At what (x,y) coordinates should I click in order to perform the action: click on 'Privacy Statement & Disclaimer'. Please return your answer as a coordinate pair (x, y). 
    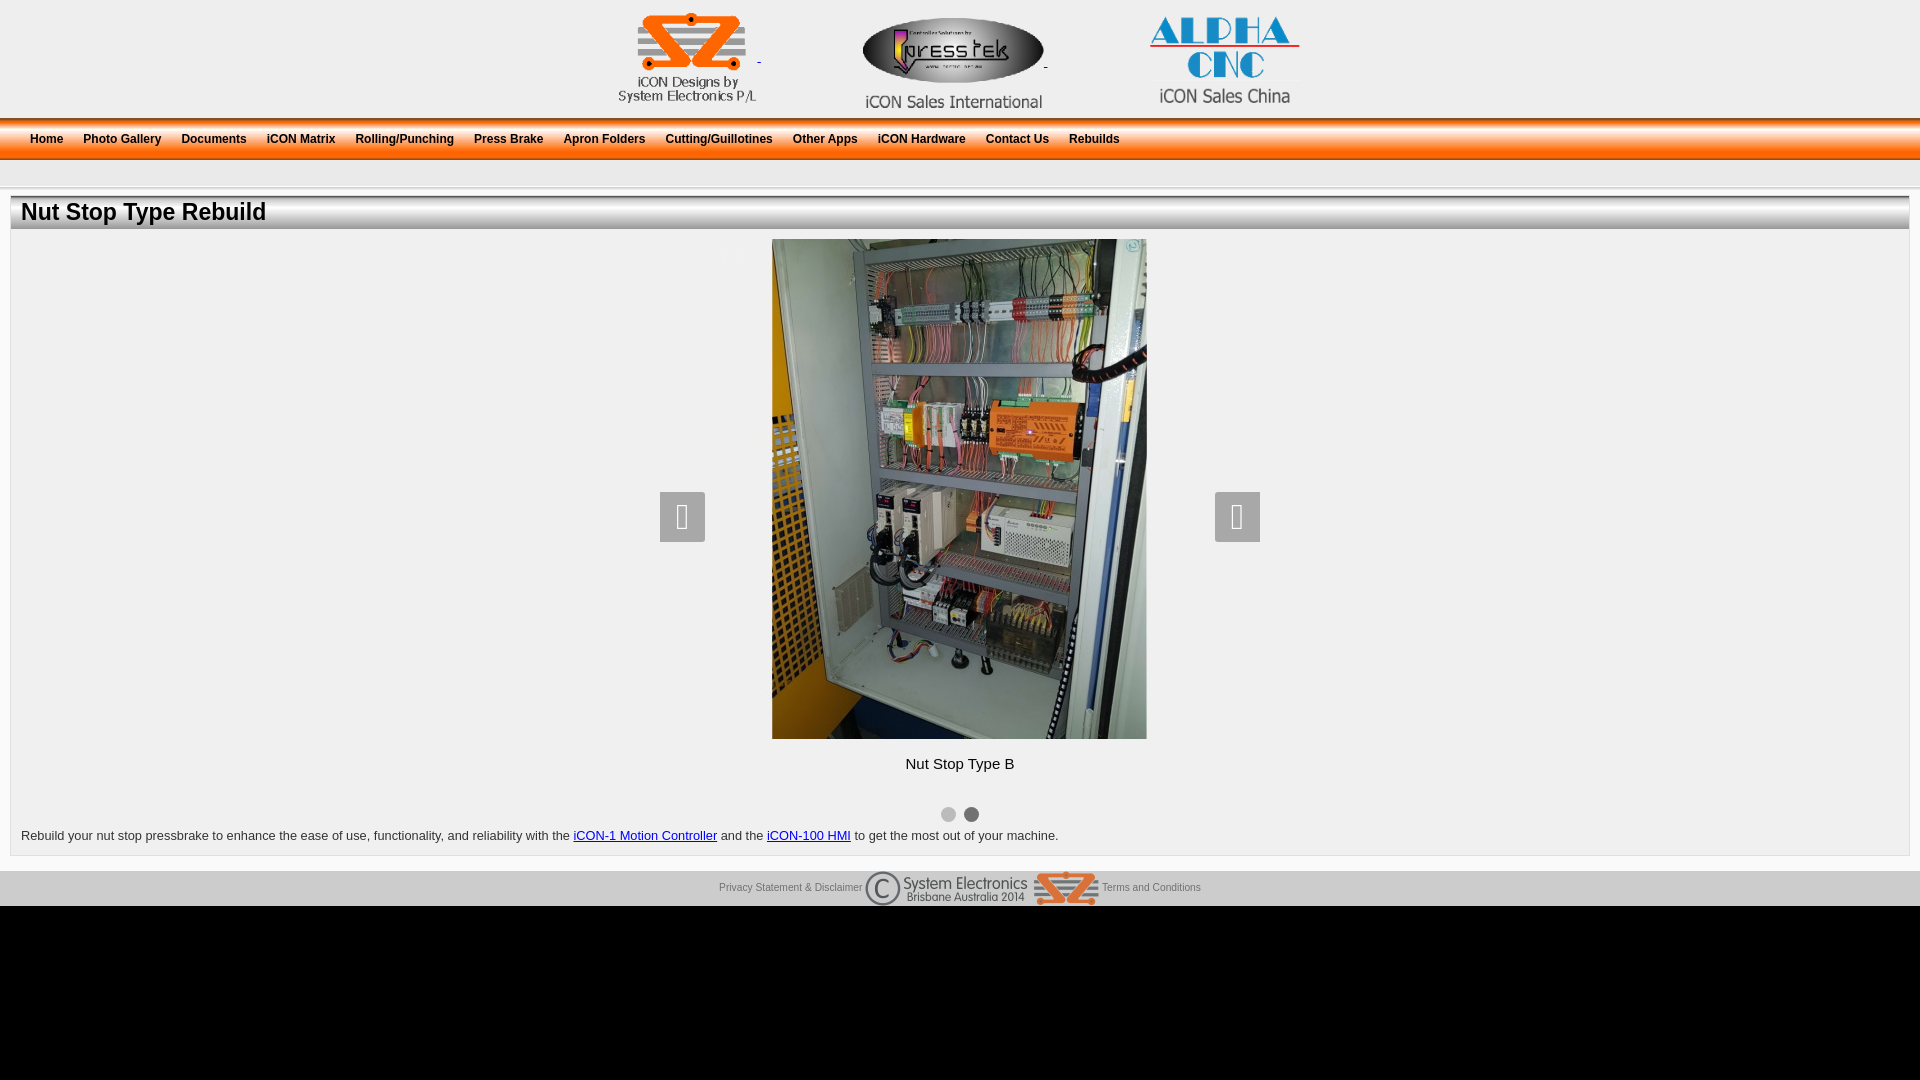
    Looking at the image, I should click on (719, 886).